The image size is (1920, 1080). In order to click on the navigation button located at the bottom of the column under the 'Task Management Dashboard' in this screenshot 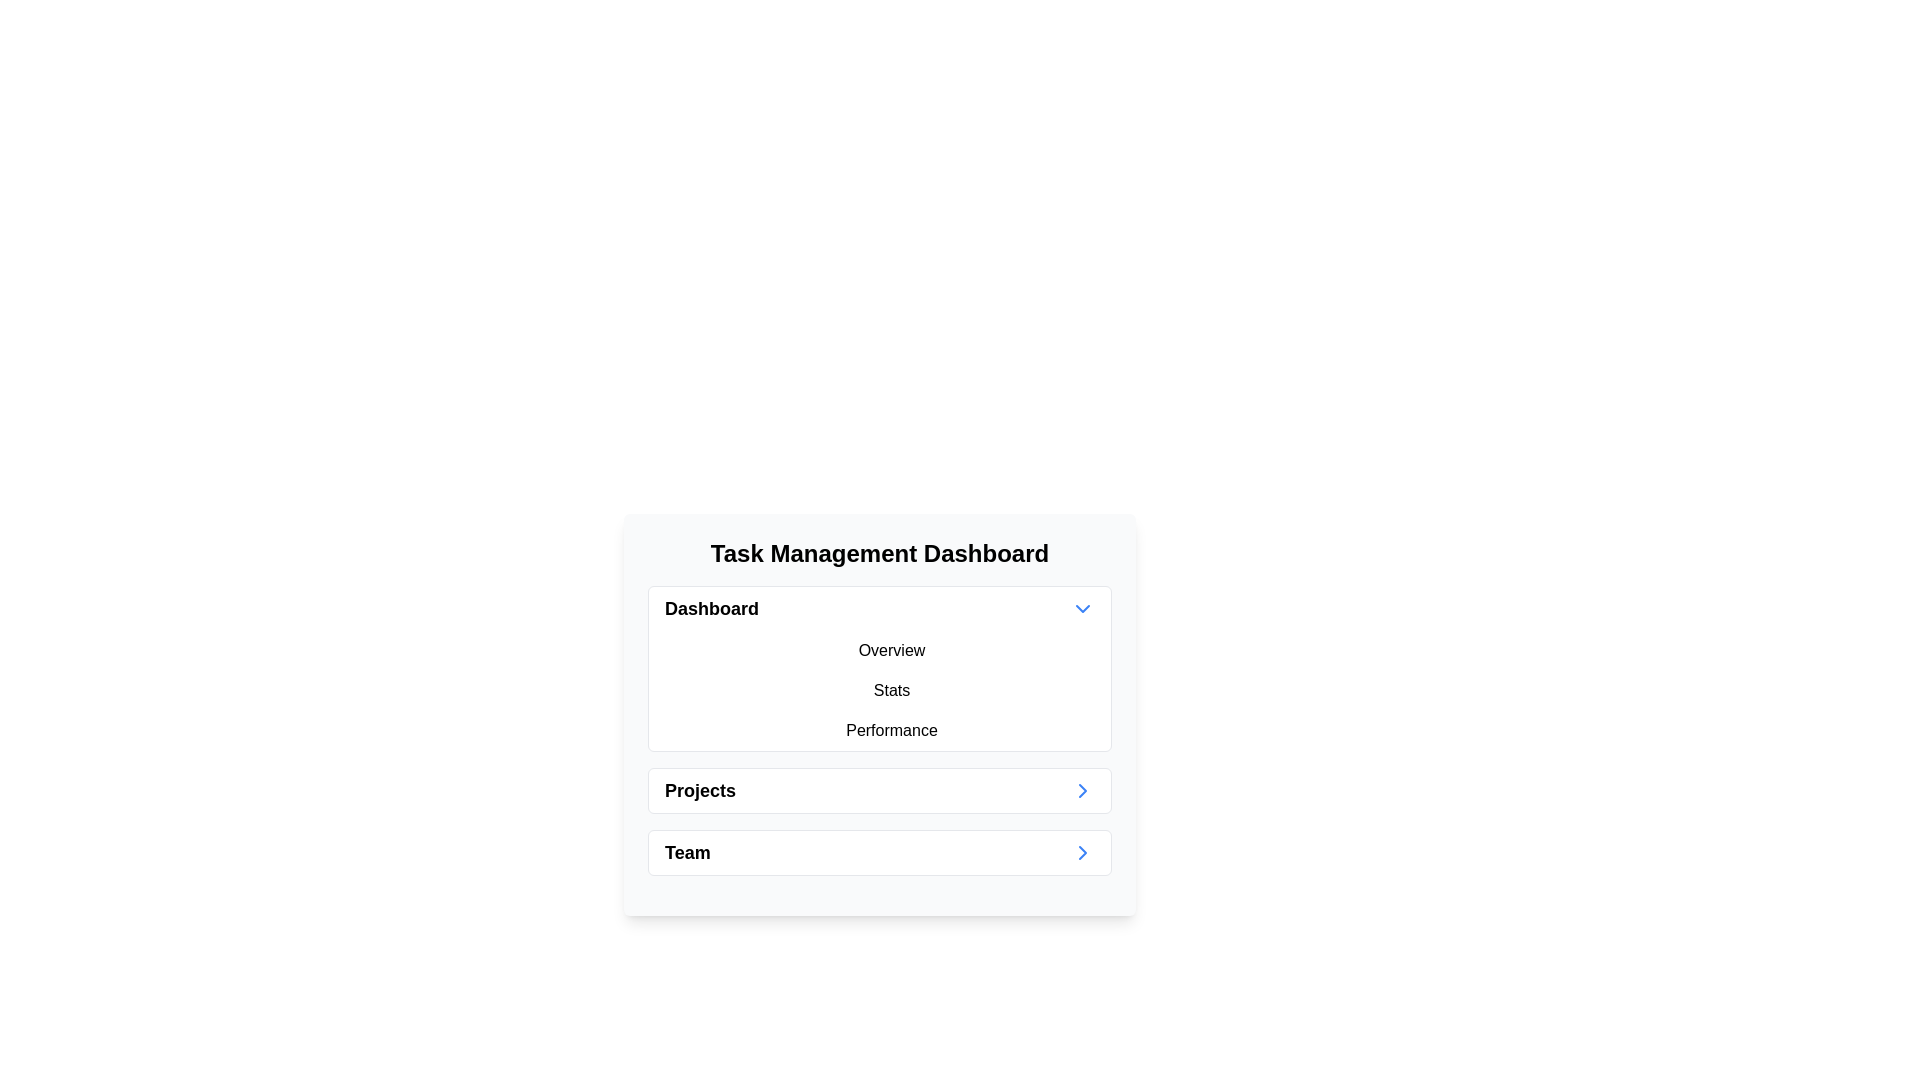, I will do `click(879, 852)`.